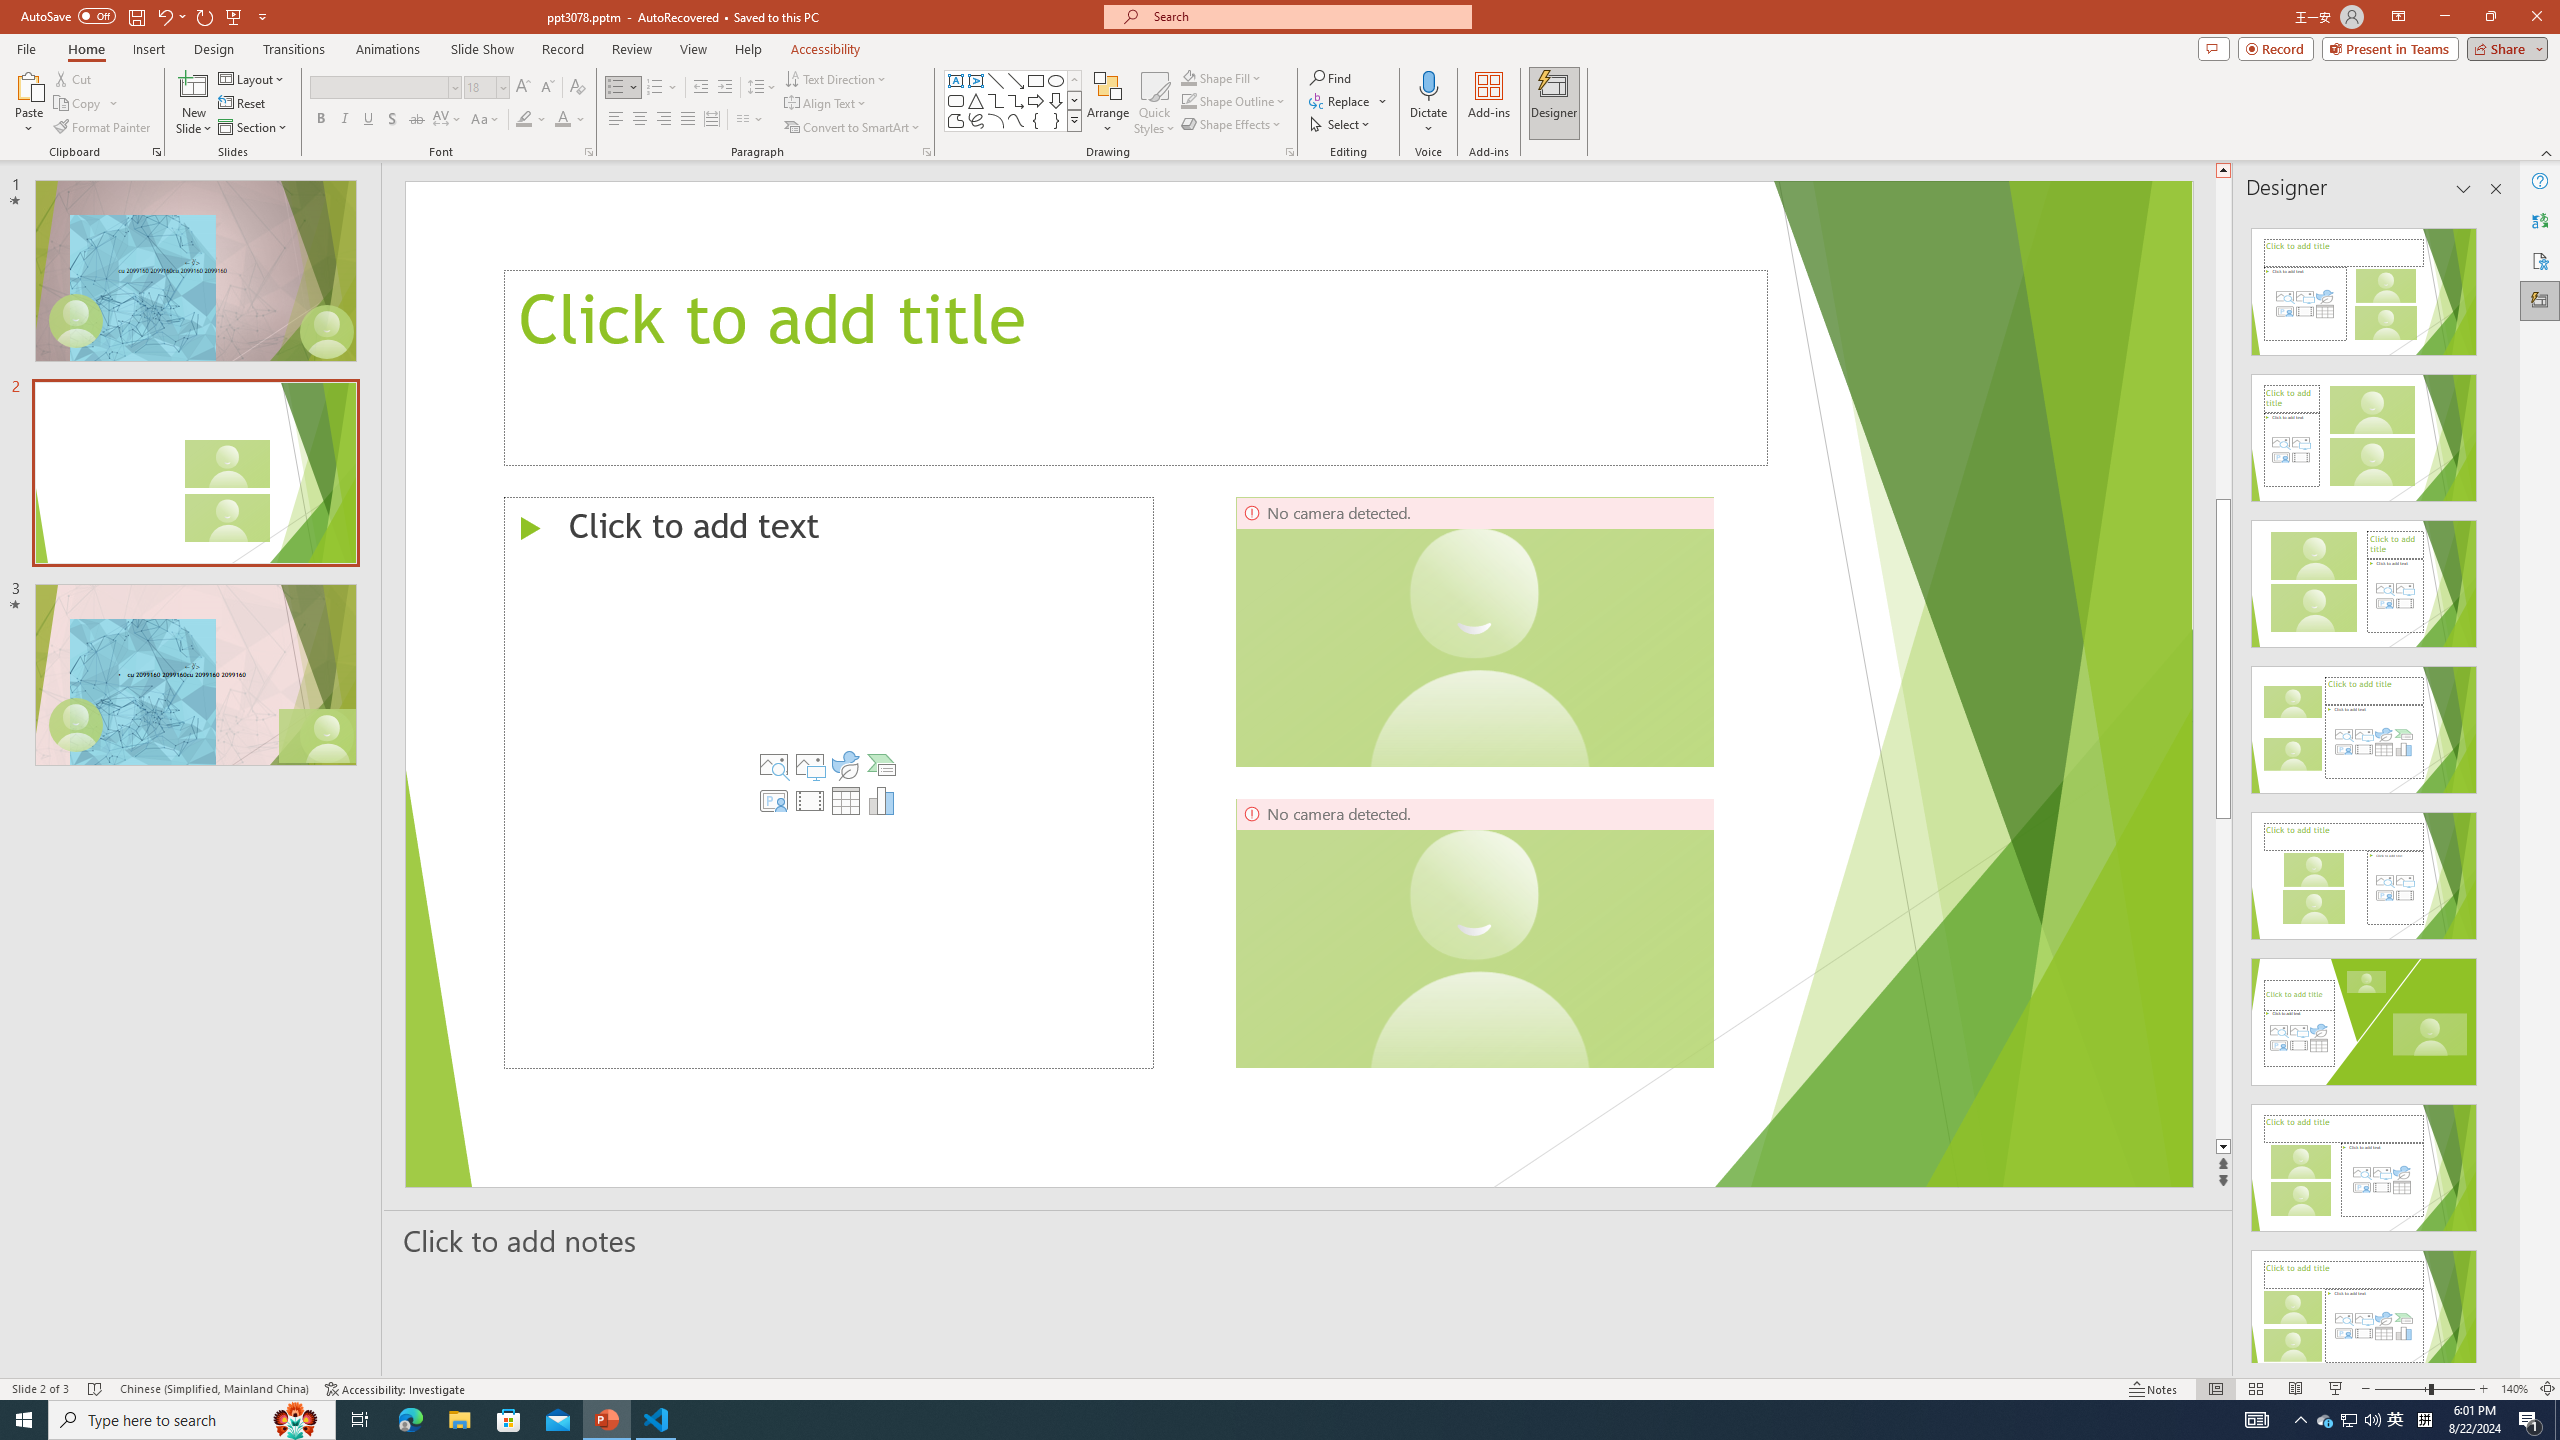 The width and height of the screenshot is (2560, 1440). What do you see at coordinates (485, 118) in the screenshot?
I see `'Change Case'` at bounding box center [485, 118].